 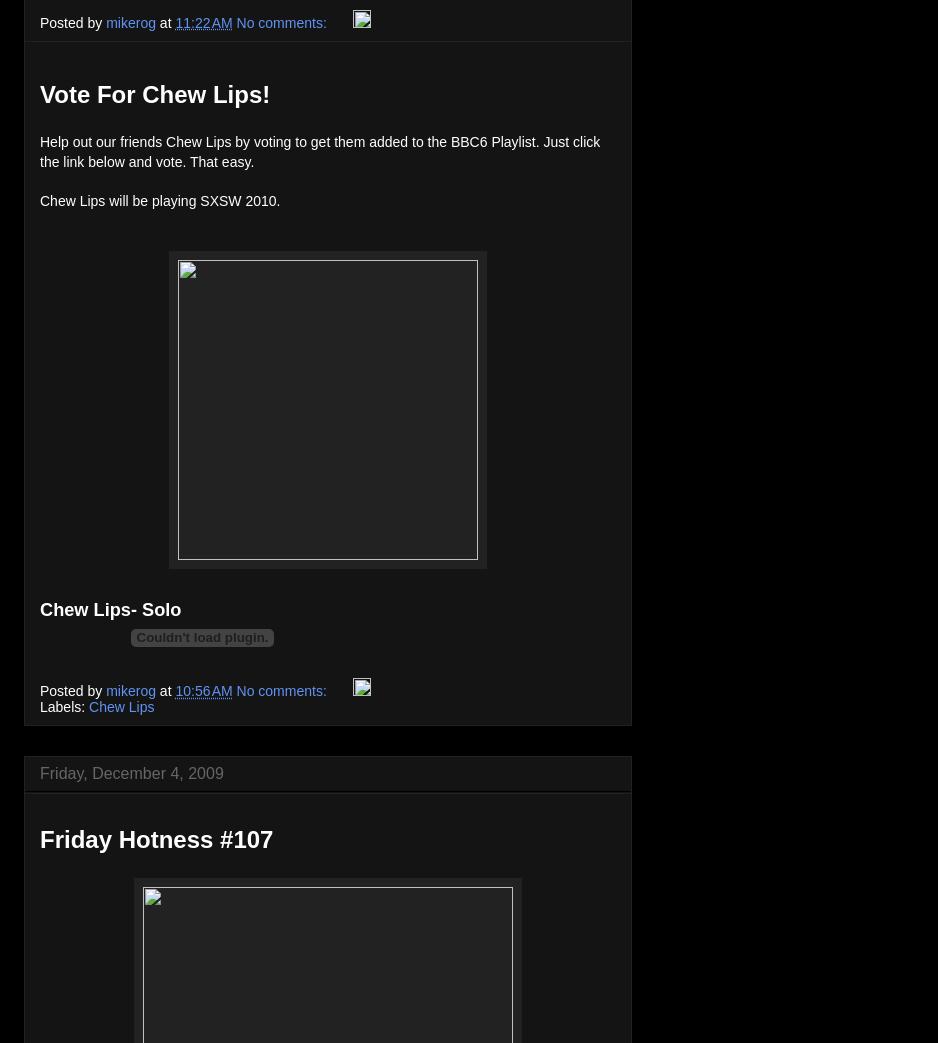 I want to click on 'Chew Lips- Solo', so click(x=109, y=609).